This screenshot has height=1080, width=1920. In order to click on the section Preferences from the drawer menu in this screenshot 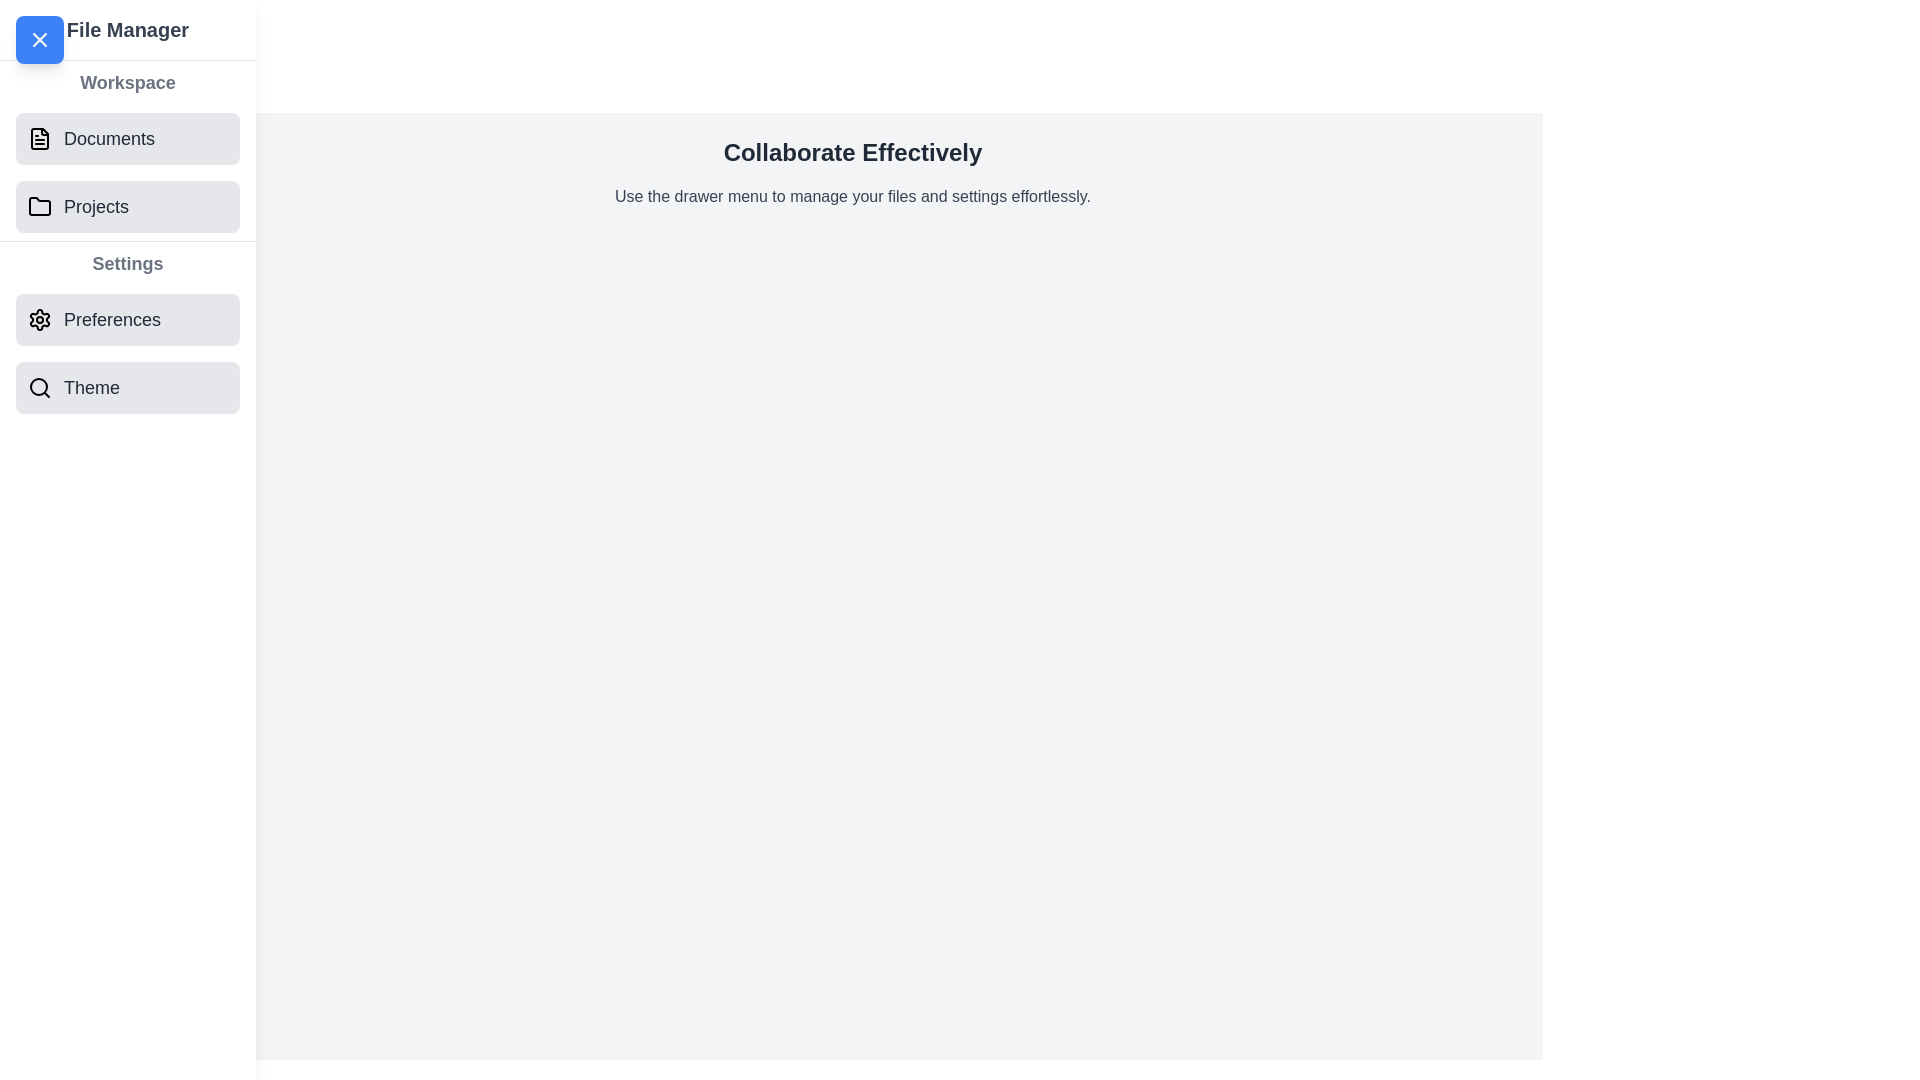, I will do `click(127, 319)`.